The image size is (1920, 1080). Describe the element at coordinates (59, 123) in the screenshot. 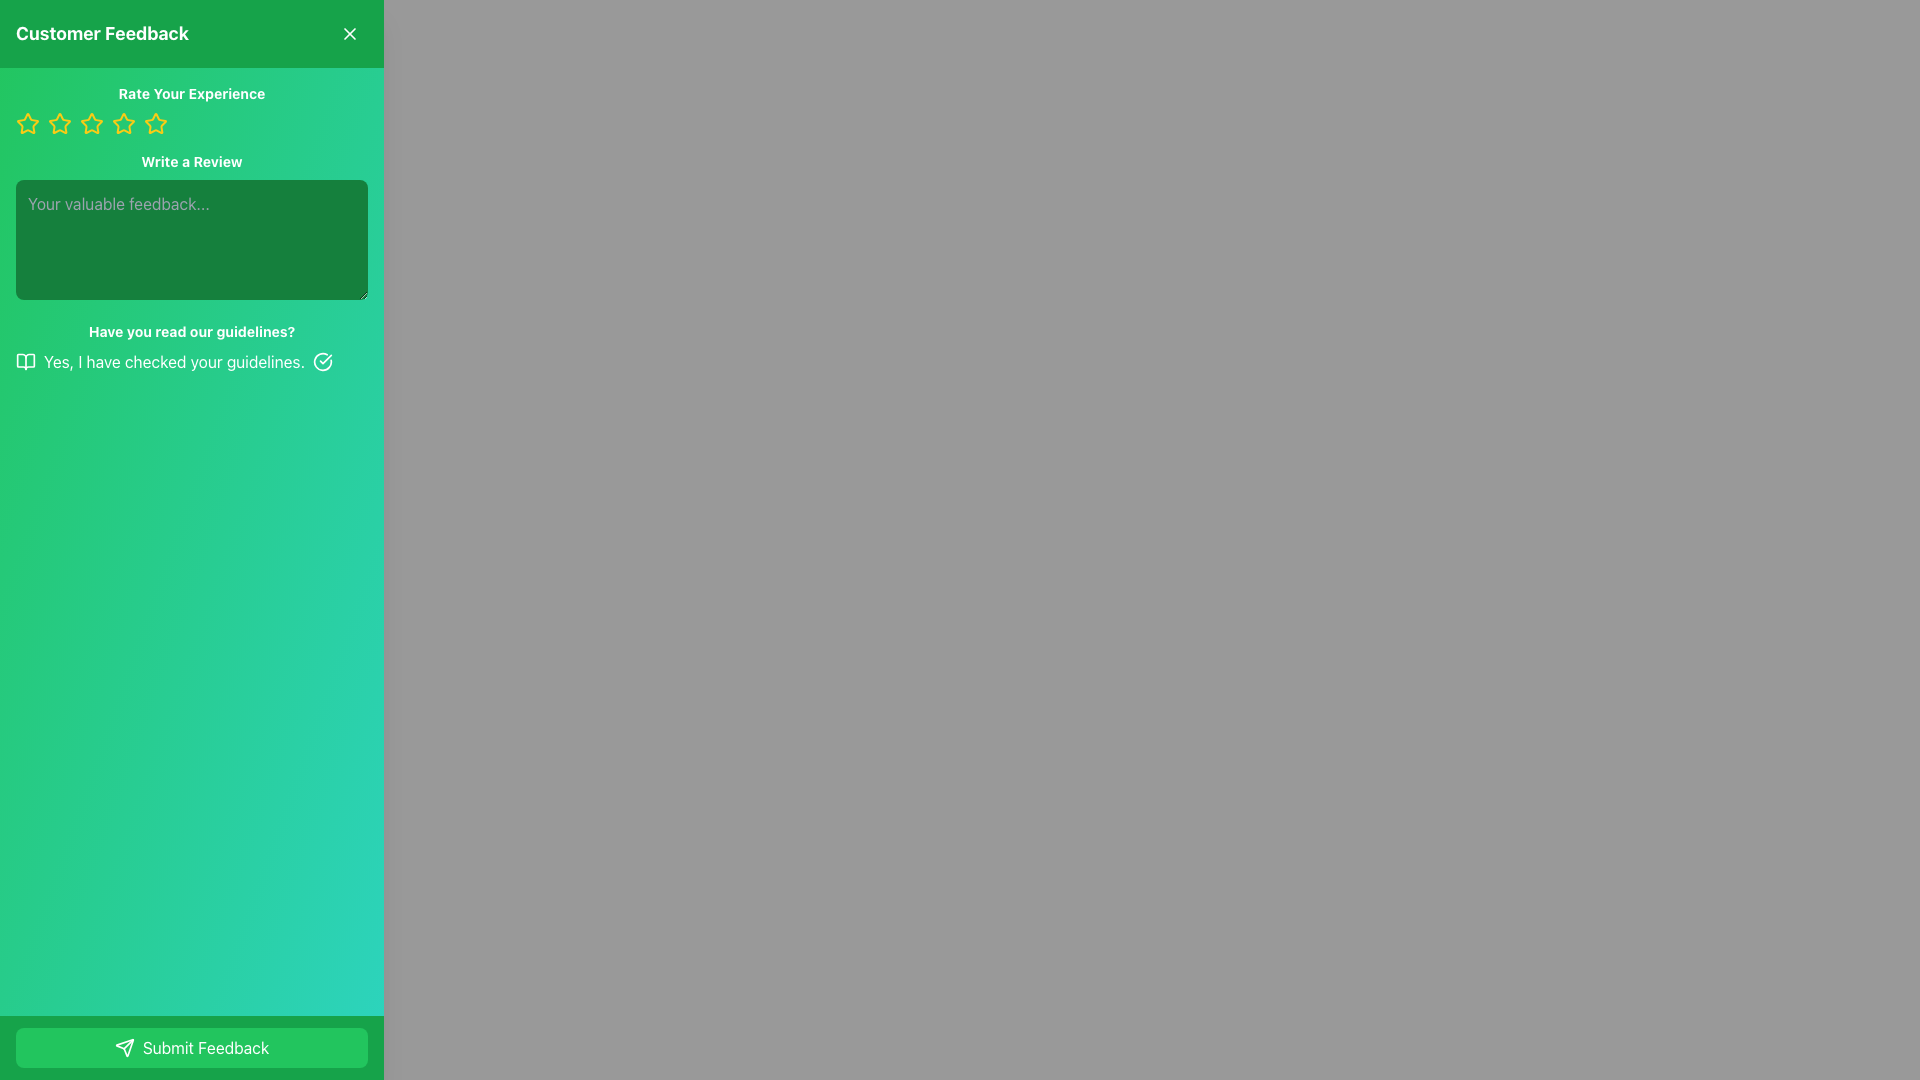

I see `the second star icon from the left in the horizontal row of stars` at that location.